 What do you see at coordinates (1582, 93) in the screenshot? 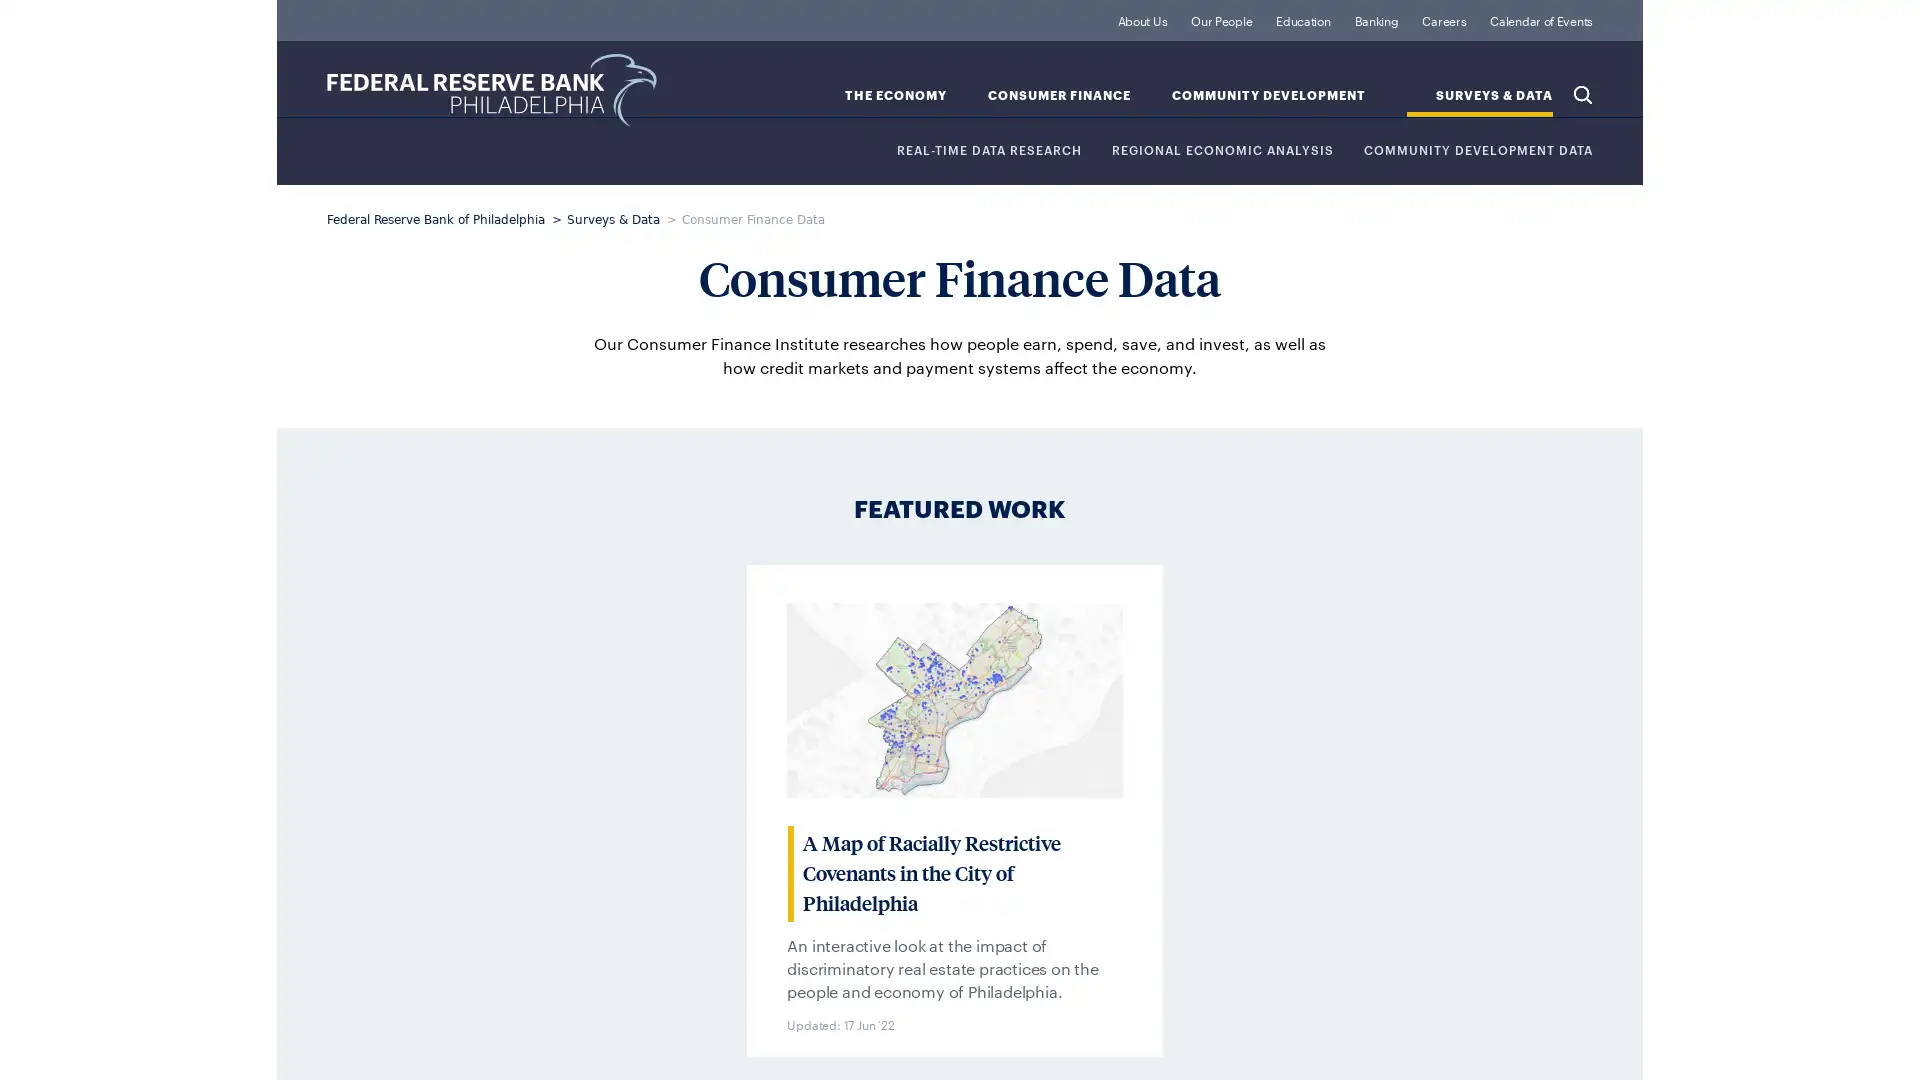
I see `Search` at bounding box center [1582, 93].